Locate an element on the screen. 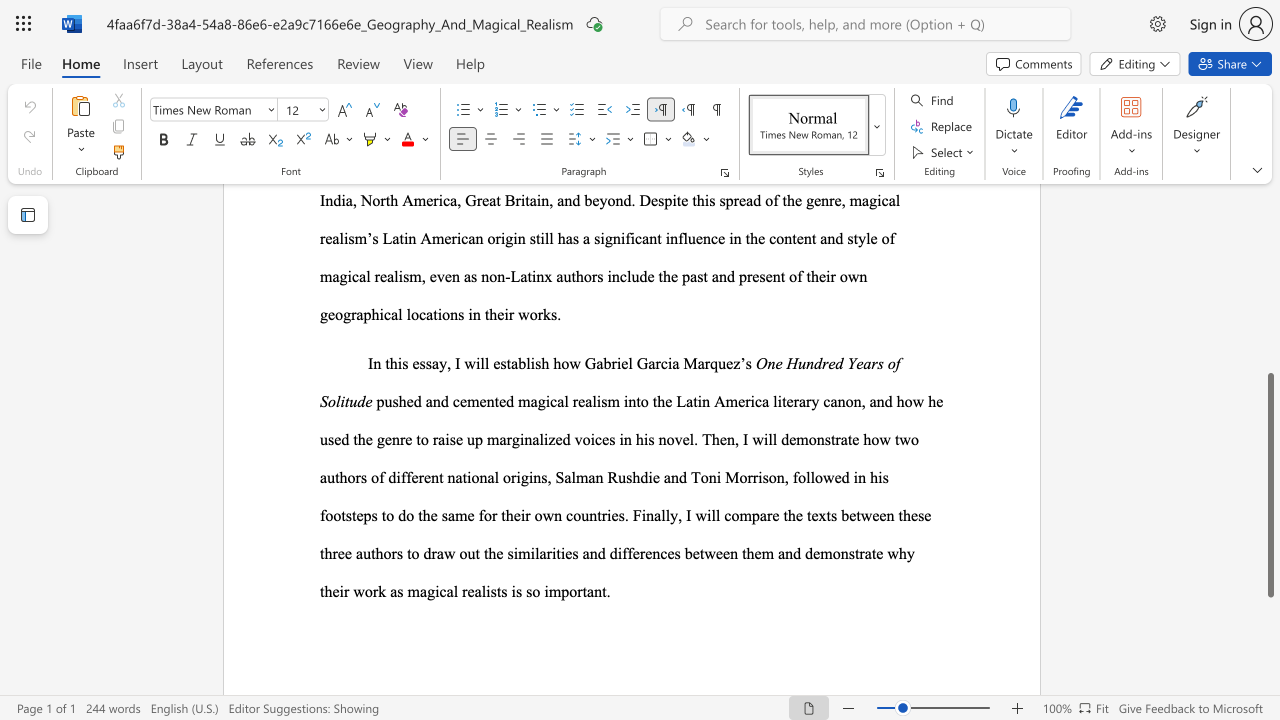 The width and height of the screenshot is (1280, 720). the 4th character "e" in the text is located at coordinates (614, 514).